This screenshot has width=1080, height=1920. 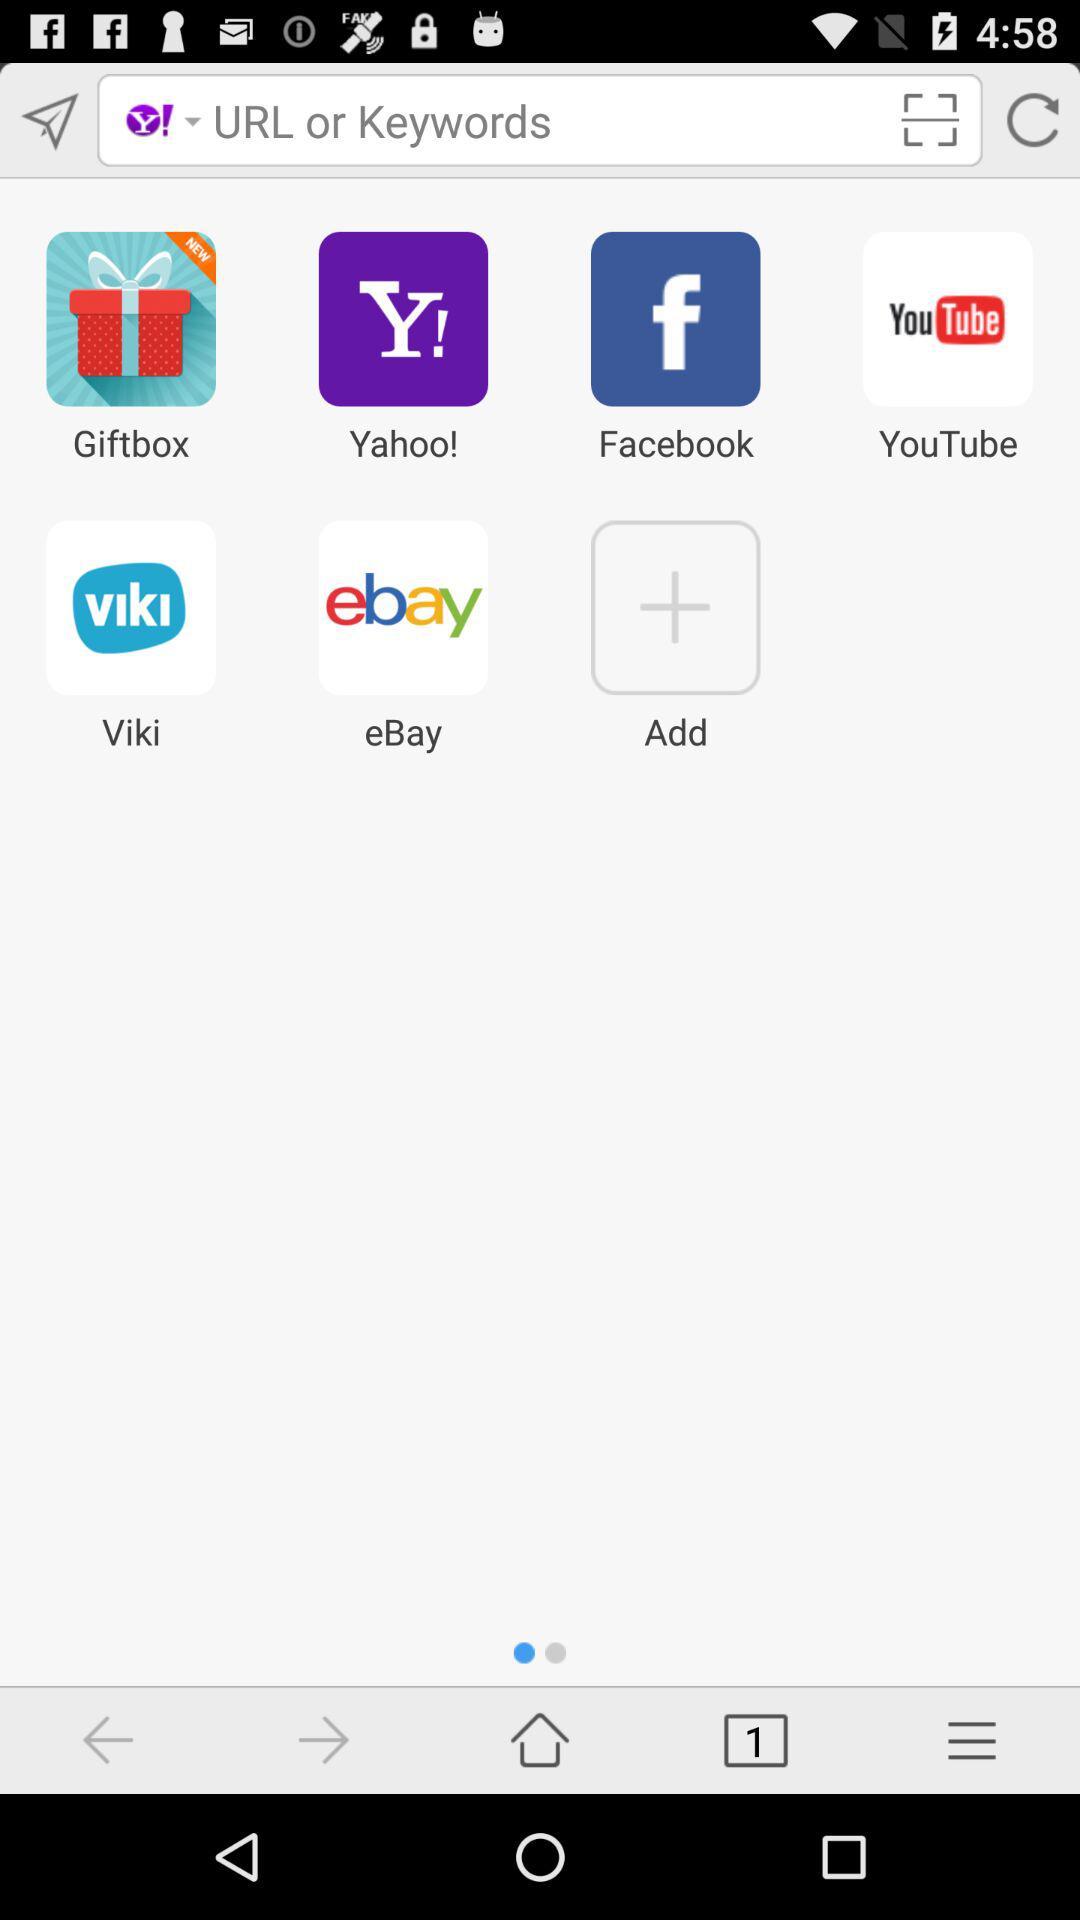 I want to click on icon above ebay below yahoo, so click(x=403, y=607).